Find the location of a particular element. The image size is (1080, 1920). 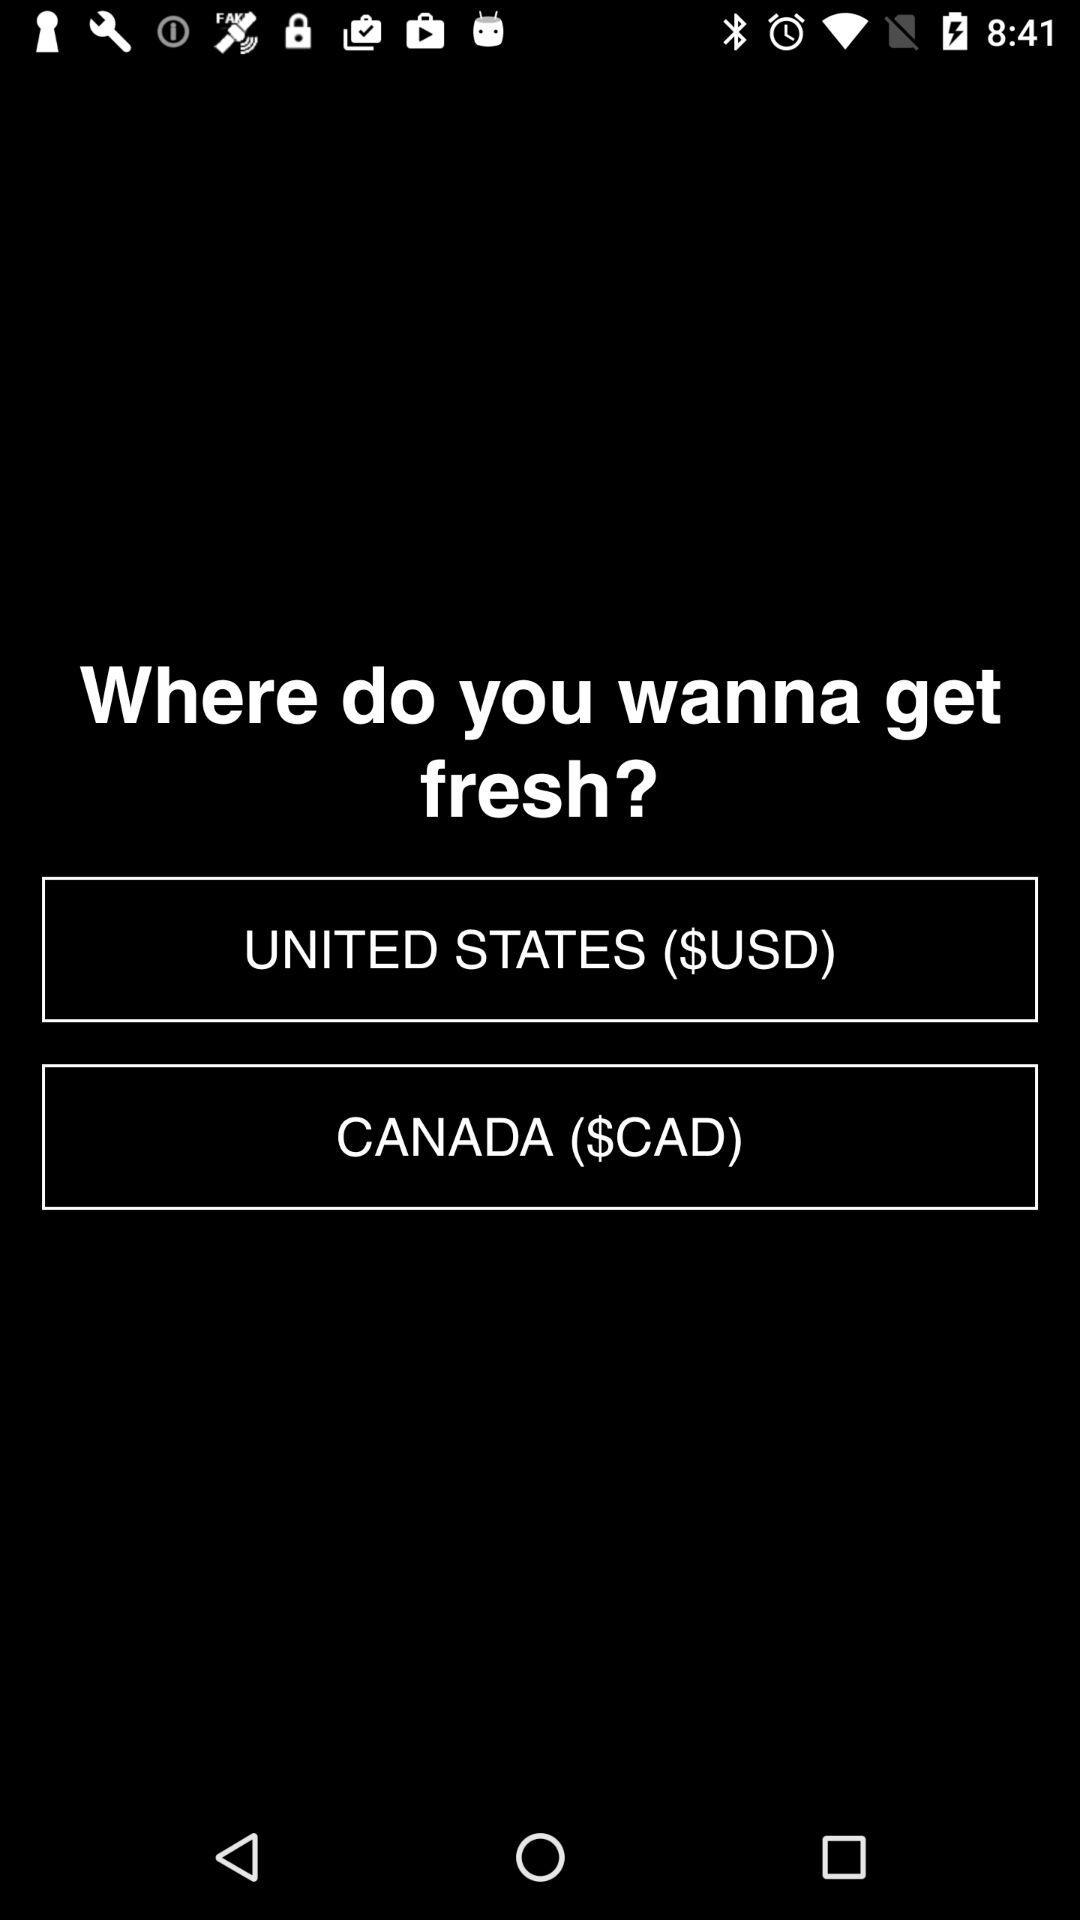

icon below the united states ($usd) is located at coordinates (540, 1137).